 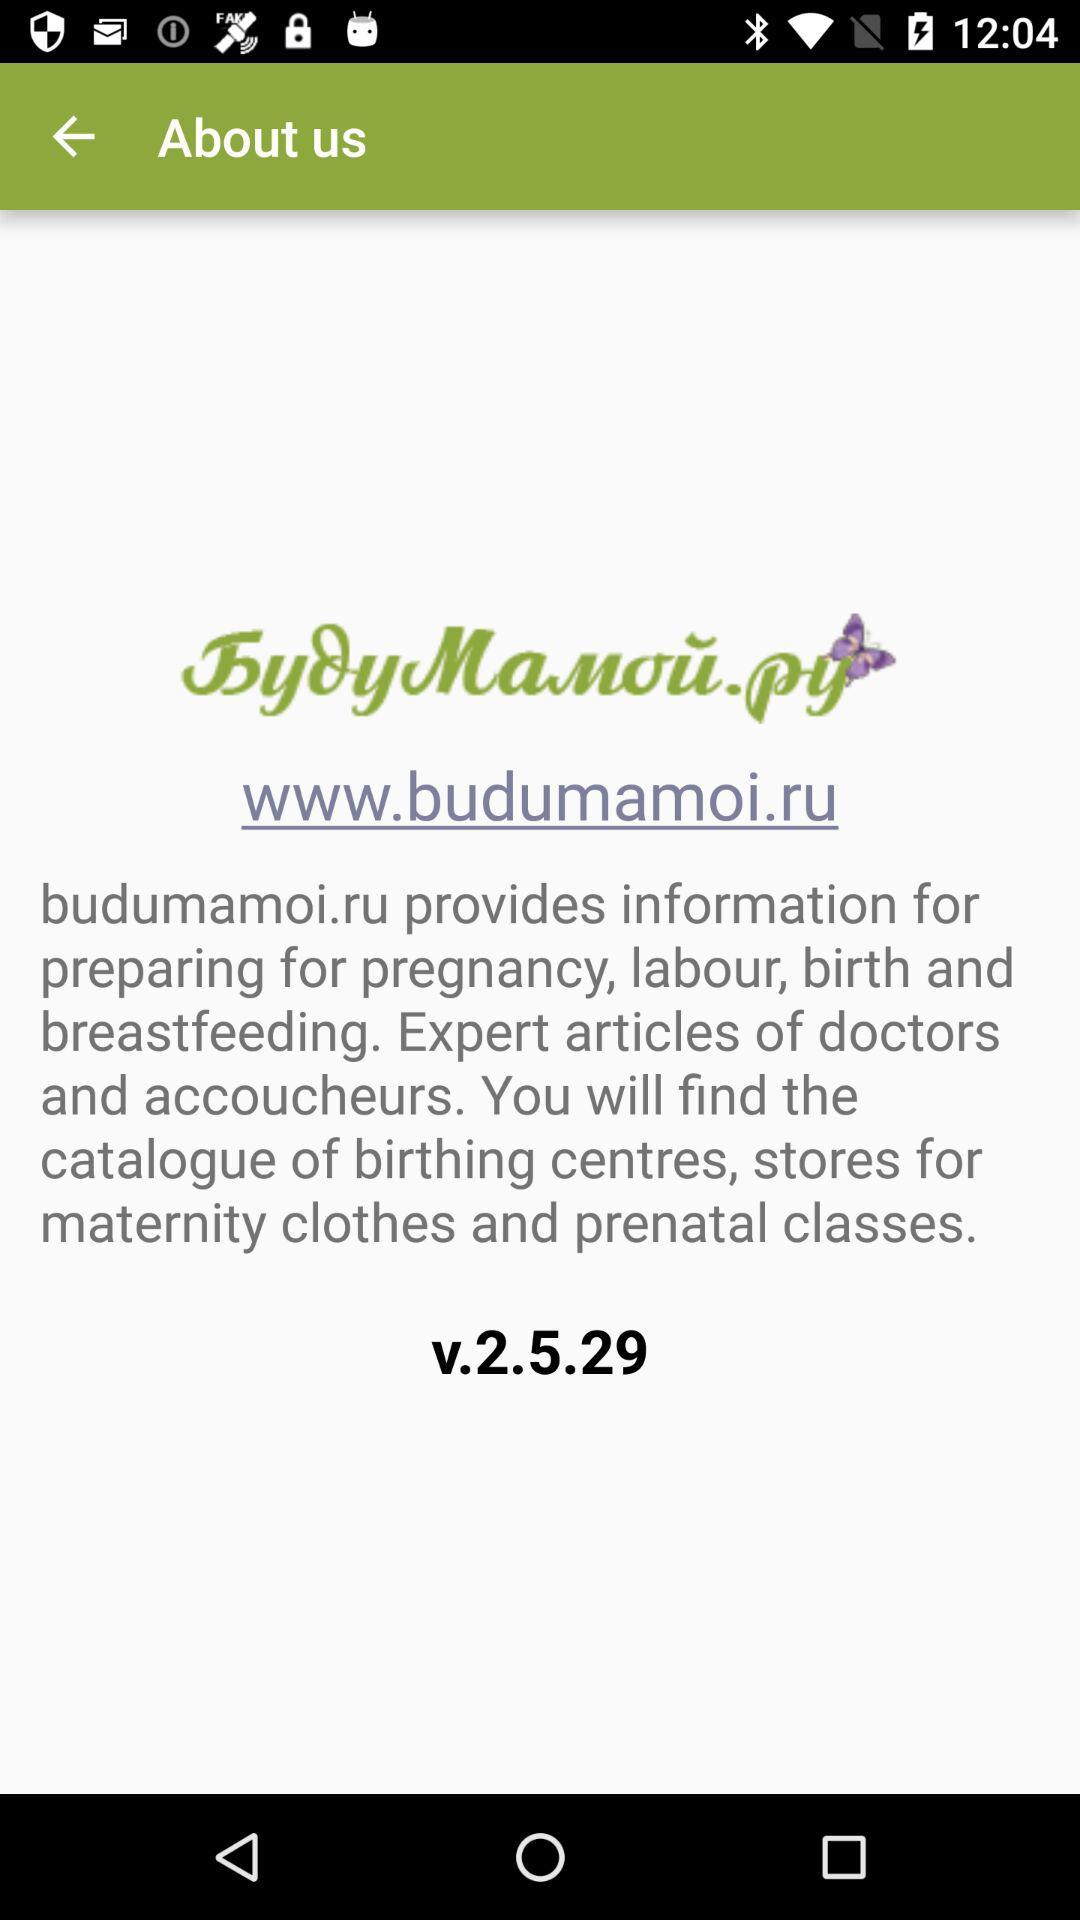 I want to click on website, so click(x=538, y=668).